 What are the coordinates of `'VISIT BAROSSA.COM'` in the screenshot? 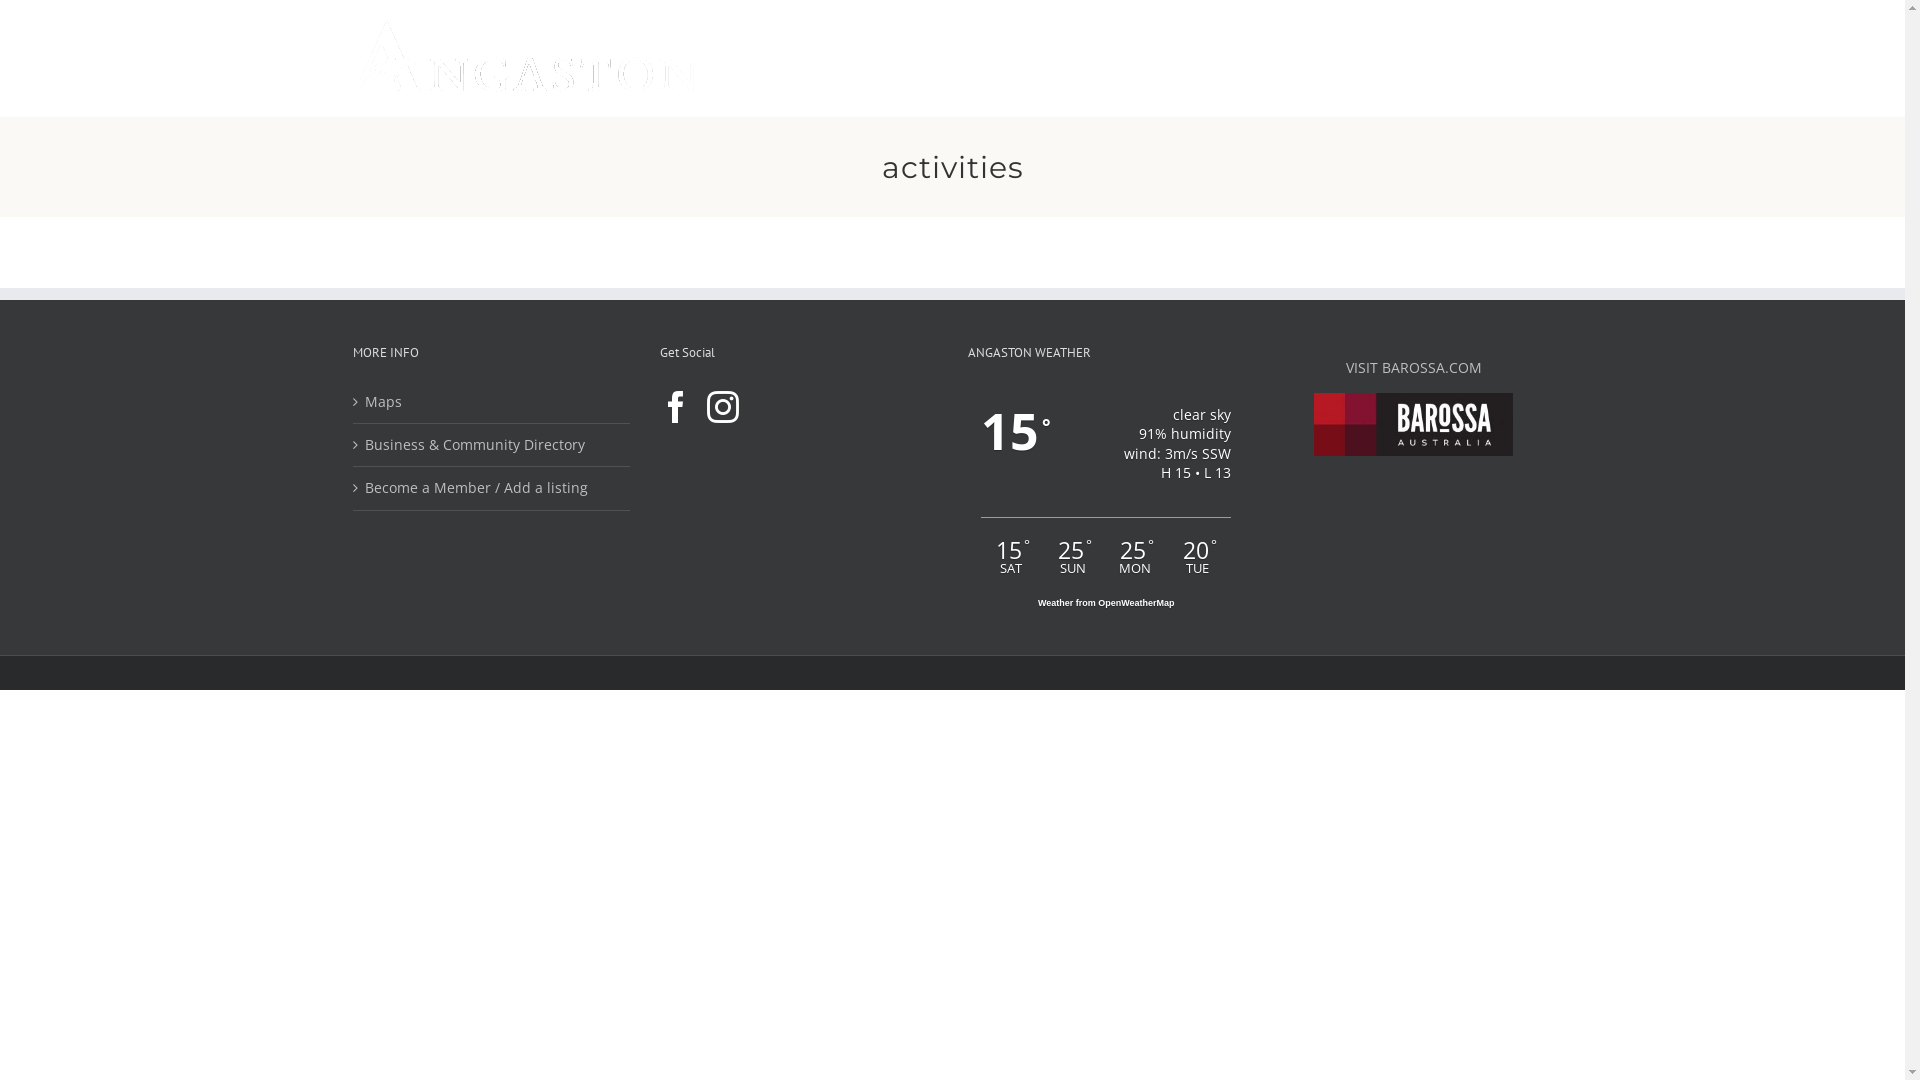 It's located at (1413, 367).